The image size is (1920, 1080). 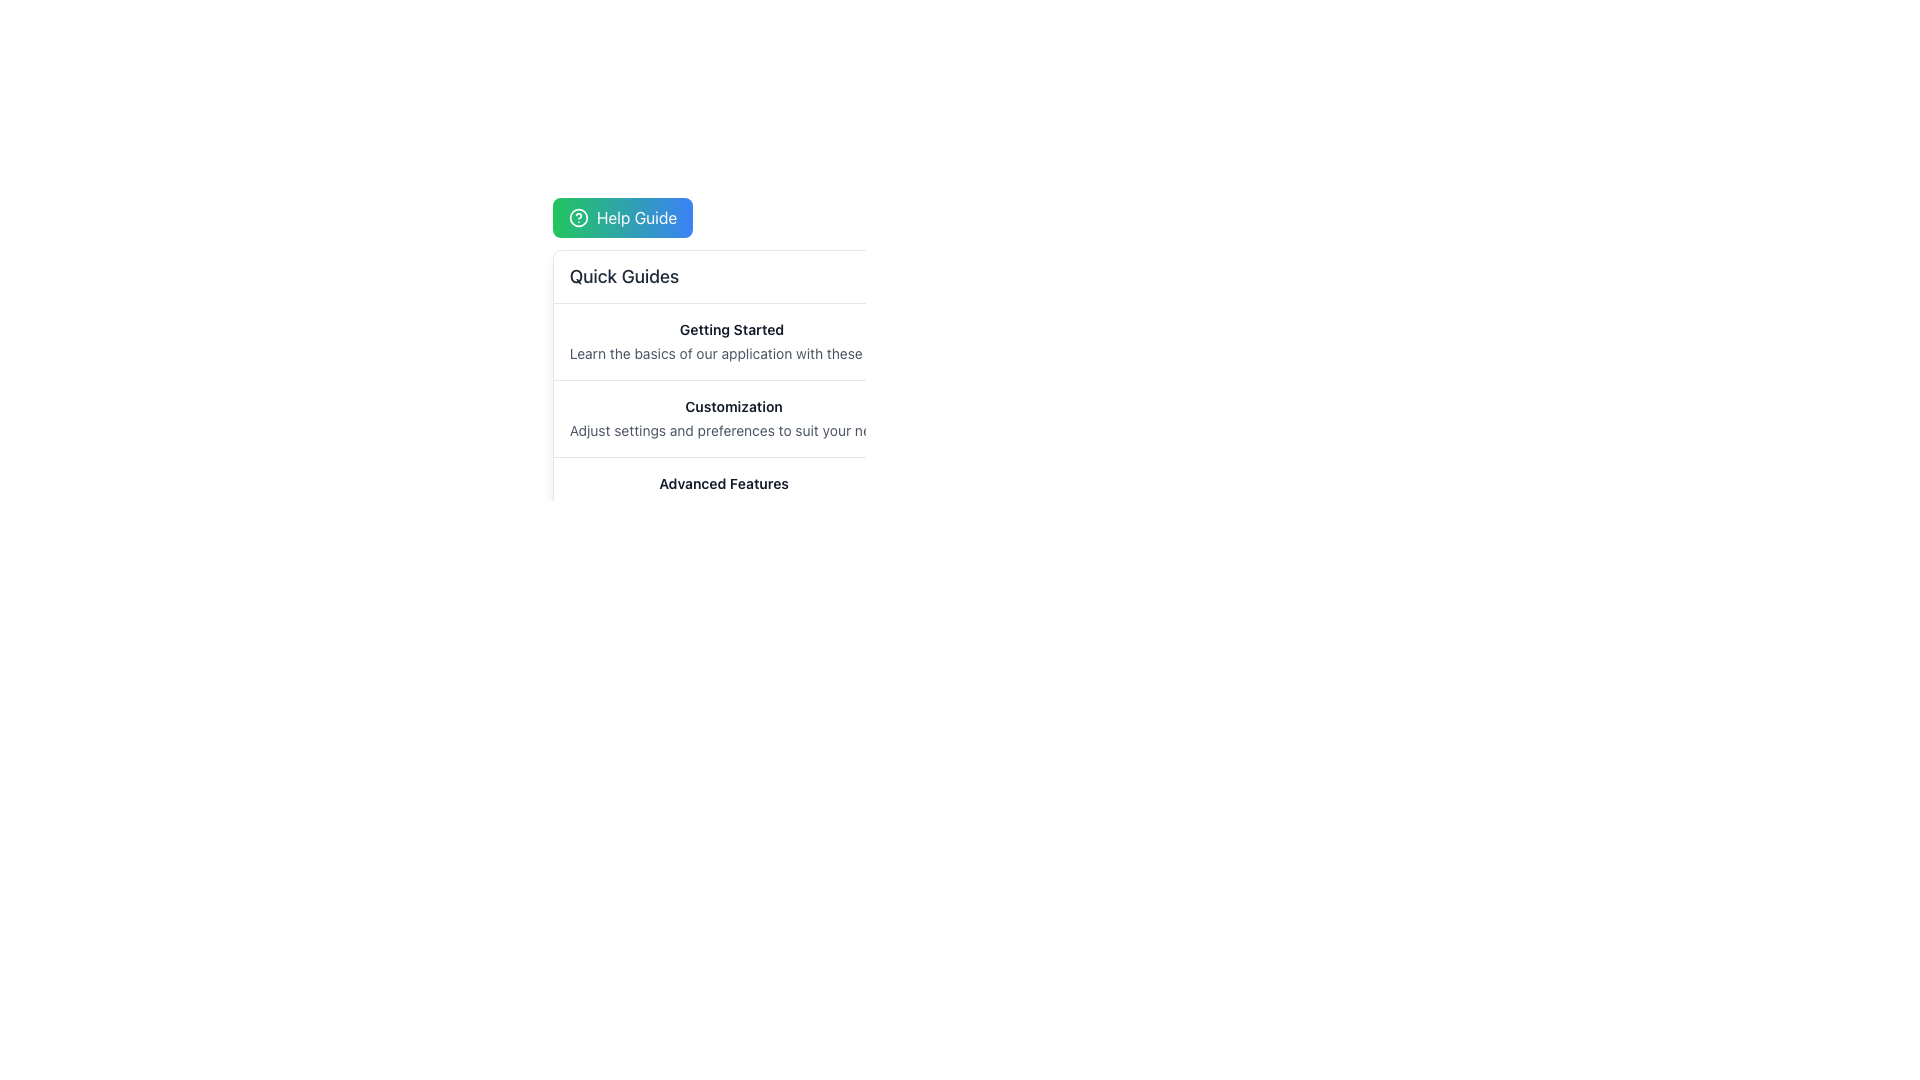 I want to click on the help icon located within the 'Help Guide' button, which is a circular icon preceding the text 'Help Guide', so click(x=577, y=218).